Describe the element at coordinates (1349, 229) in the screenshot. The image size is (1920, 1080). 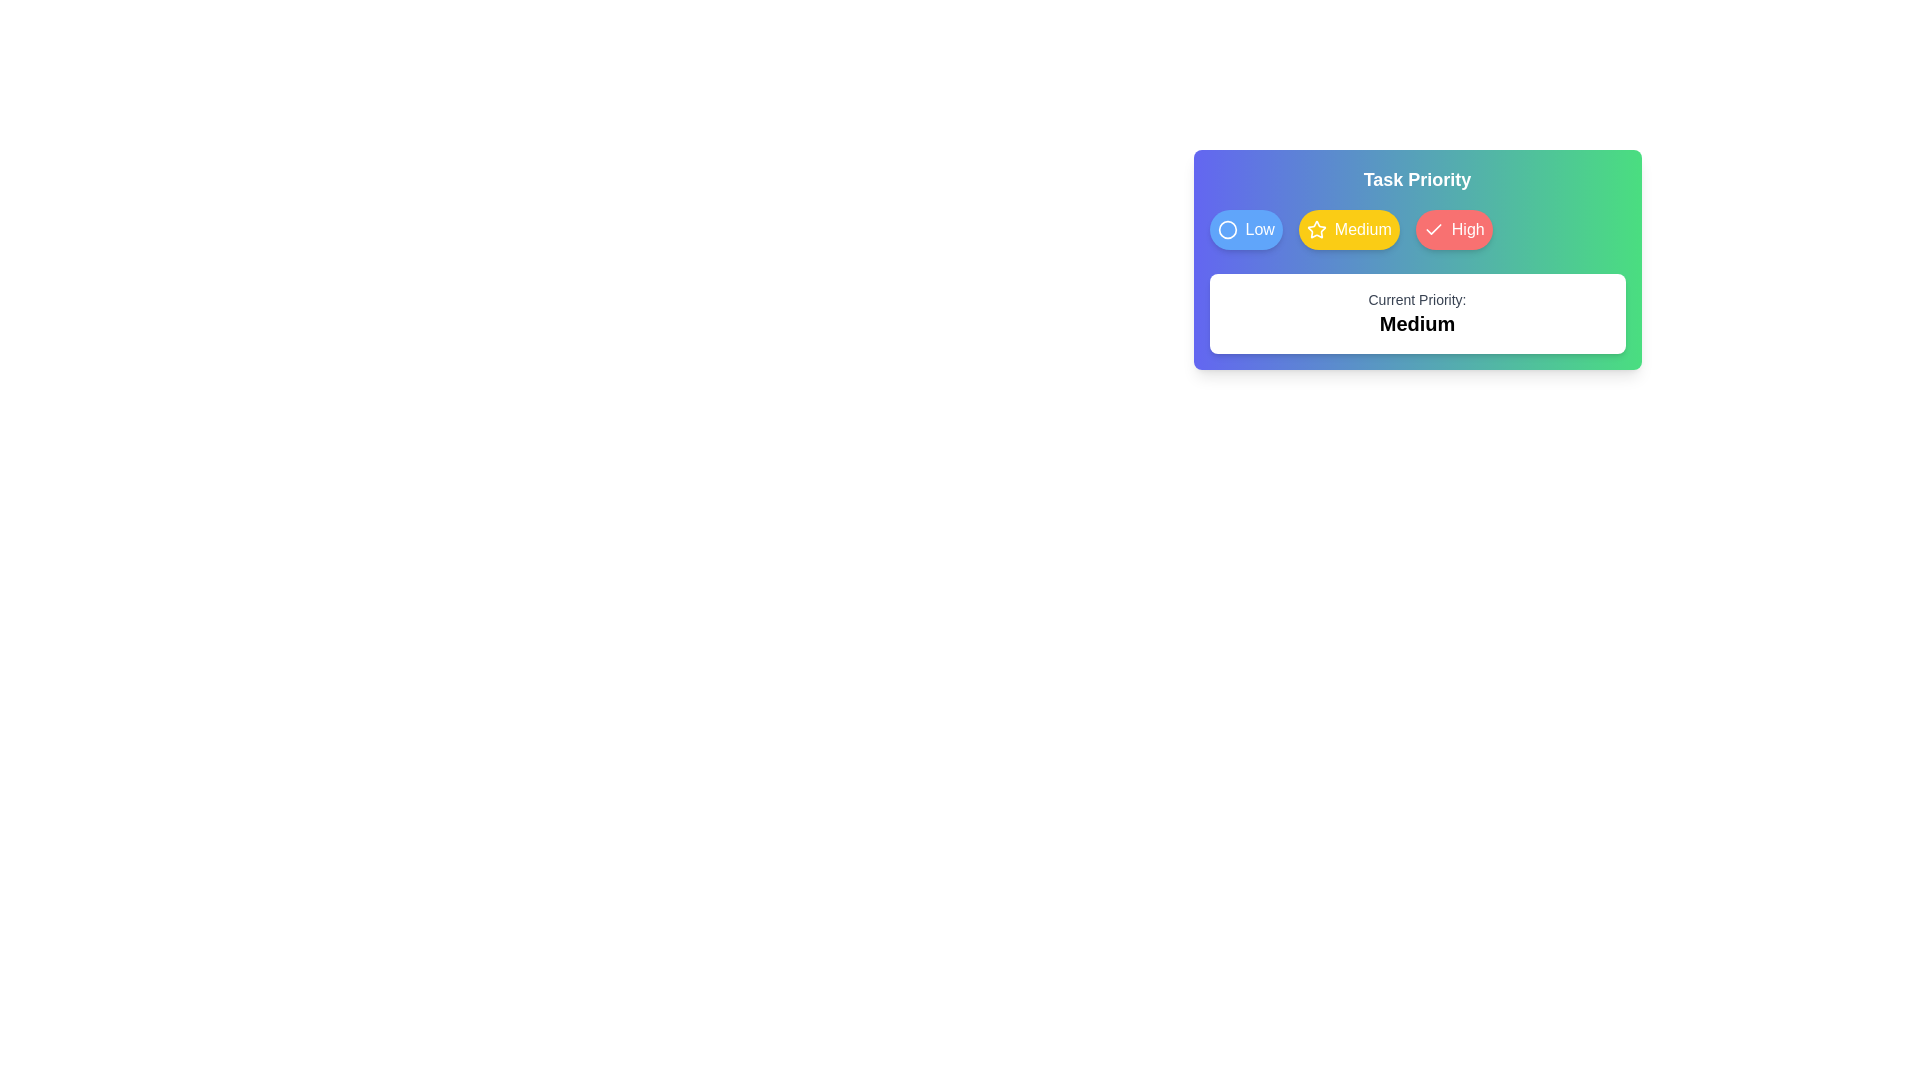
I see `the rounded rectangular button with a yellow background labeled 'Medium'` at that location.